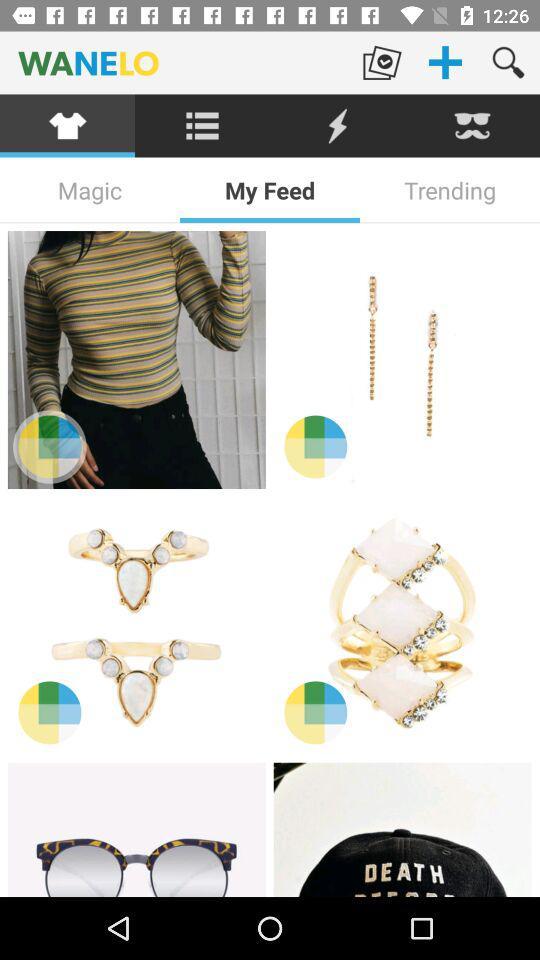 The image size is (540, 960). What do you see at coordinates (315, 446) in the screenshot?
I see `color` at bounding box center [315, 446].